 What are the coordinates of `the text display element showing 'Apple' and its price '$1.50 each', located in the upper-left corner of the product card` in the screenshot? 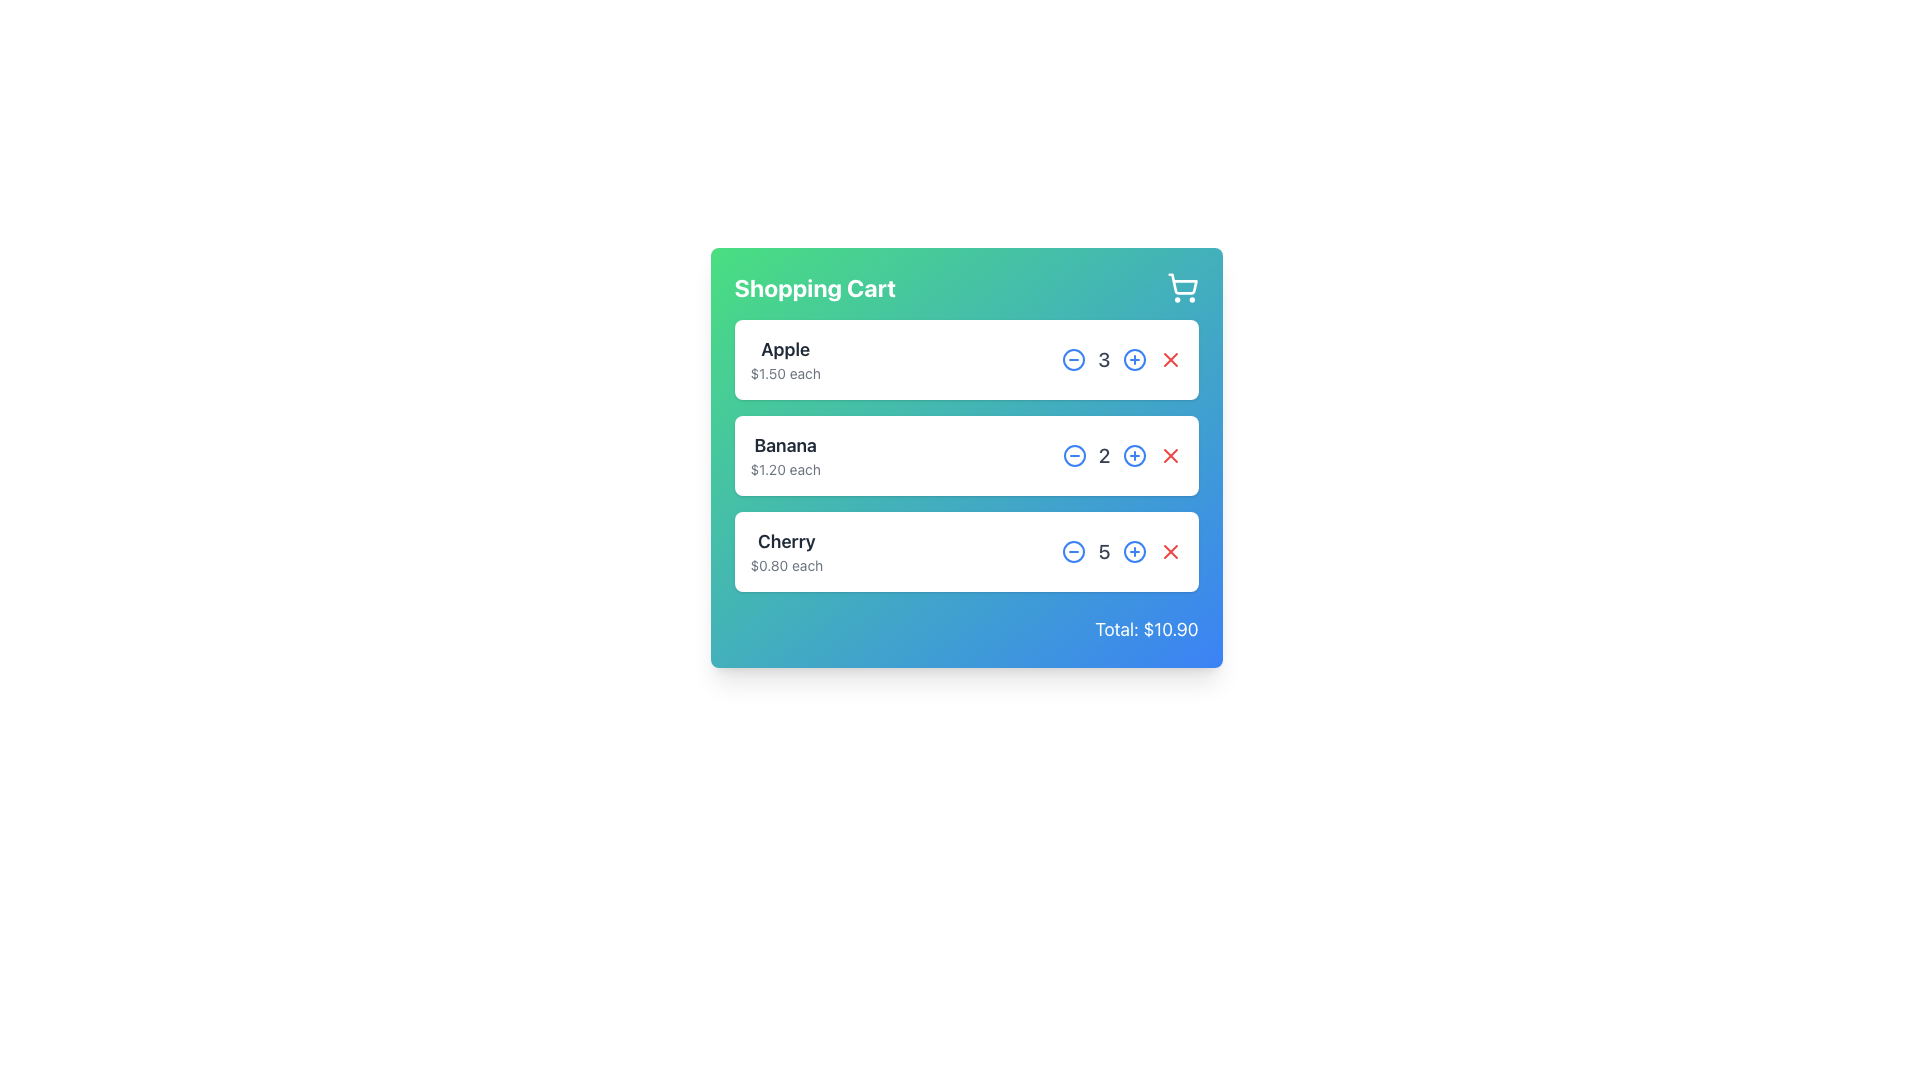 It's located at (784, 358).